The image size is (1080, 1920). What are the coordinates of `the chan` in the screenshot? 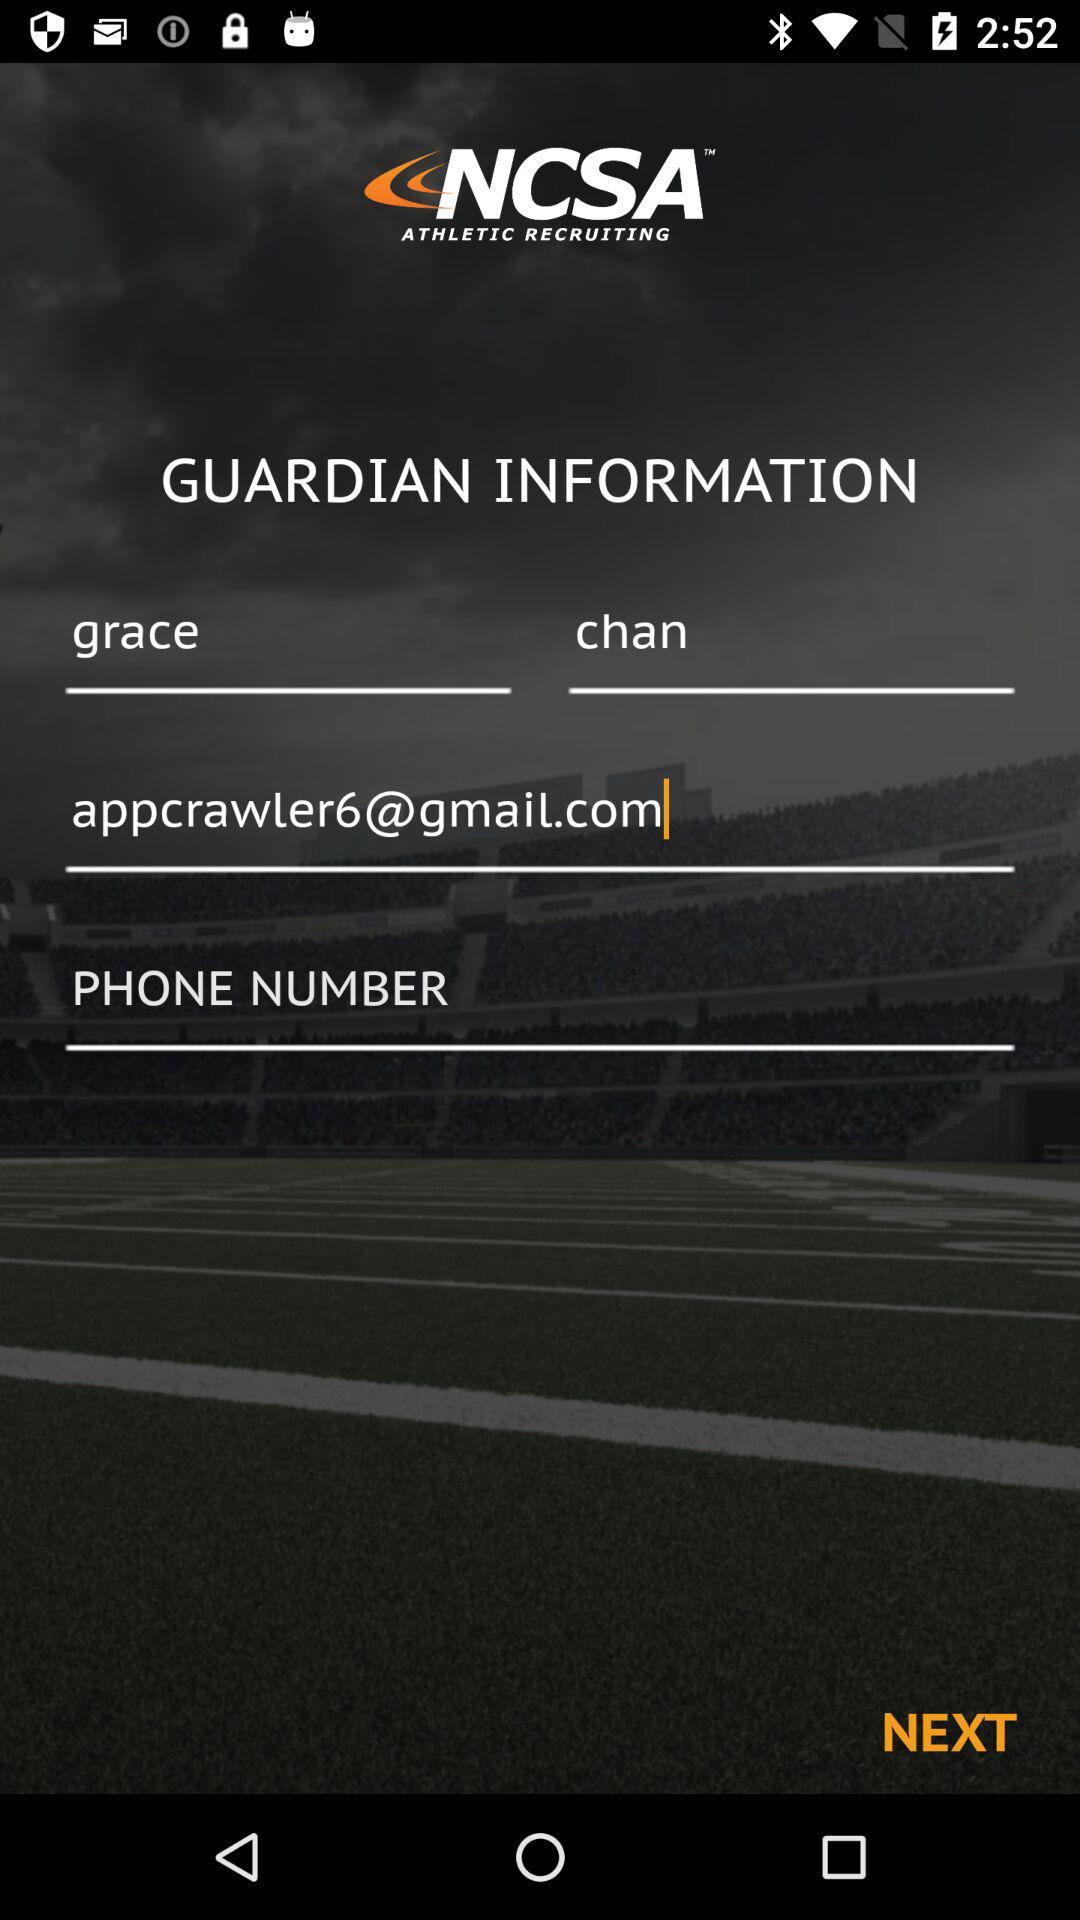 It's located at (790, 632).